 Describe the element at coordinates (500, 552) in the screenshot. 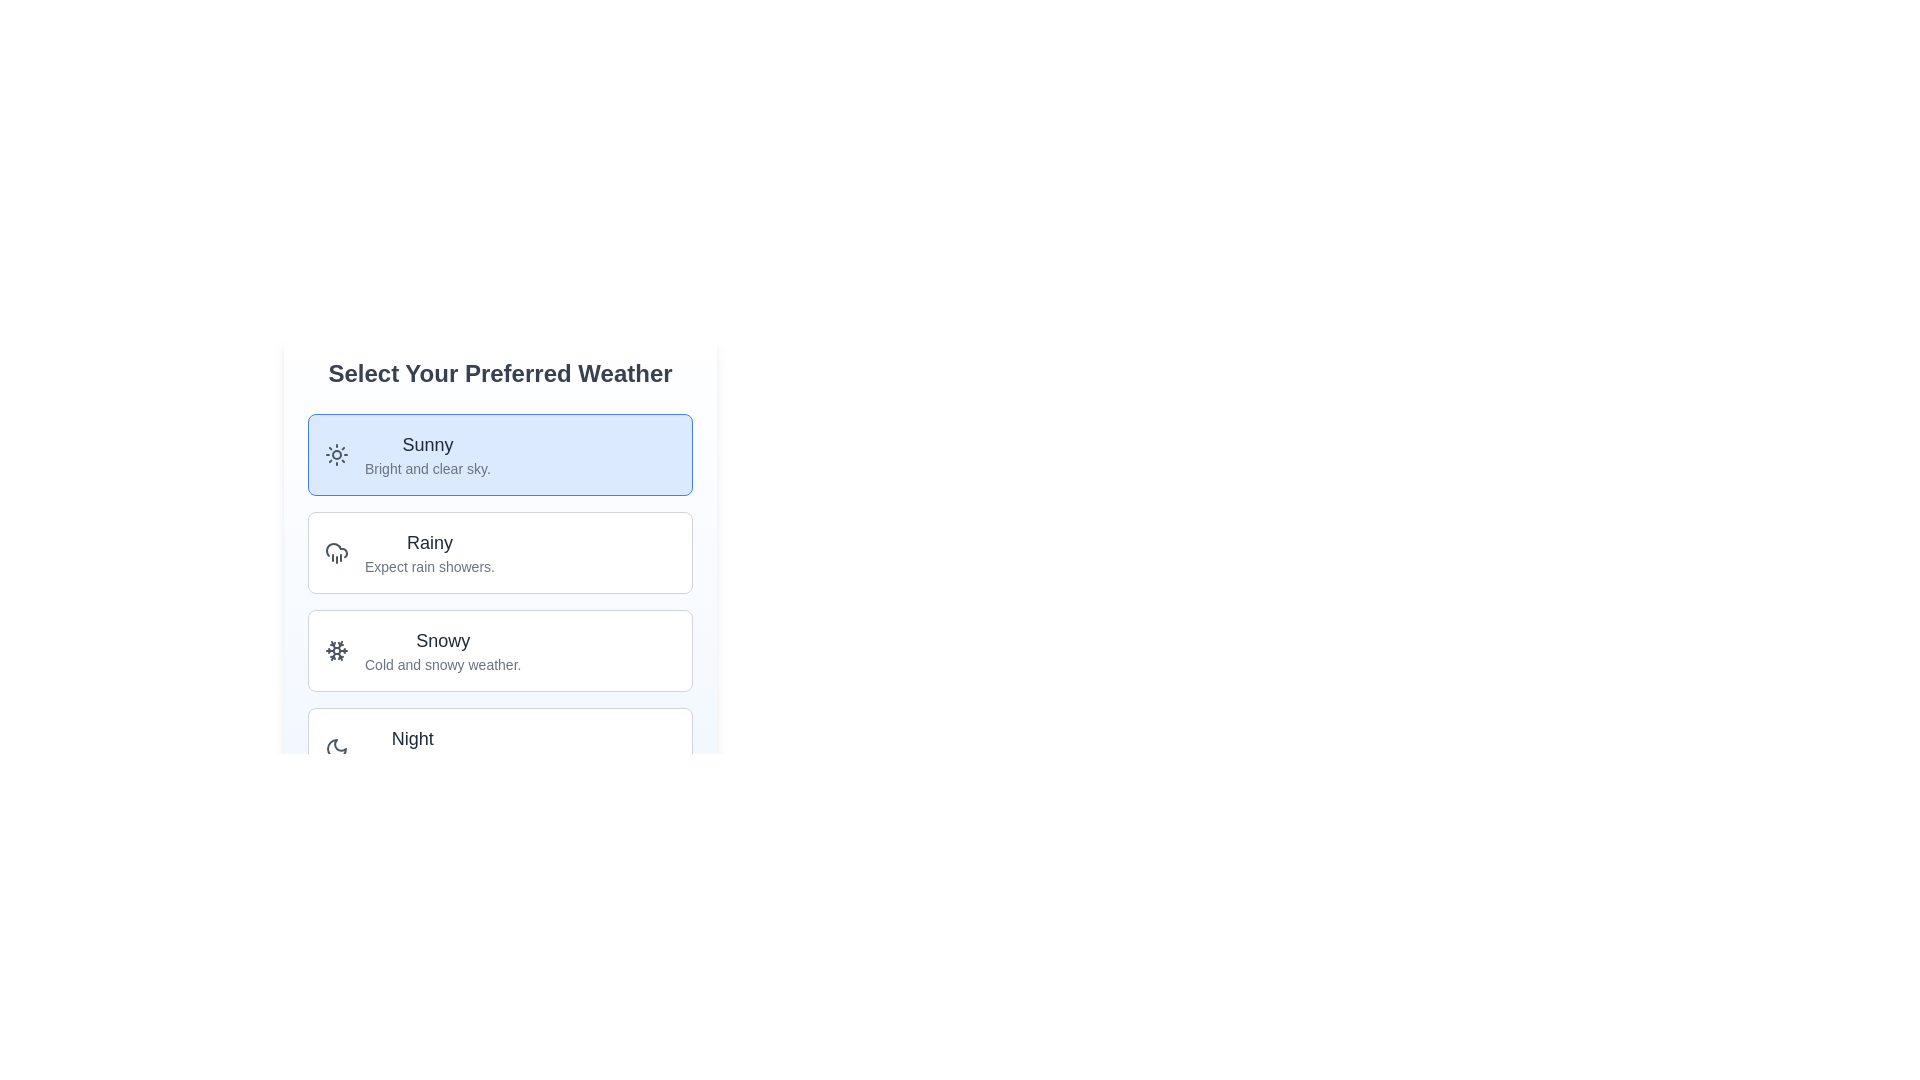

I see `the second selectable list item in the vertical list of weather types` at that location.